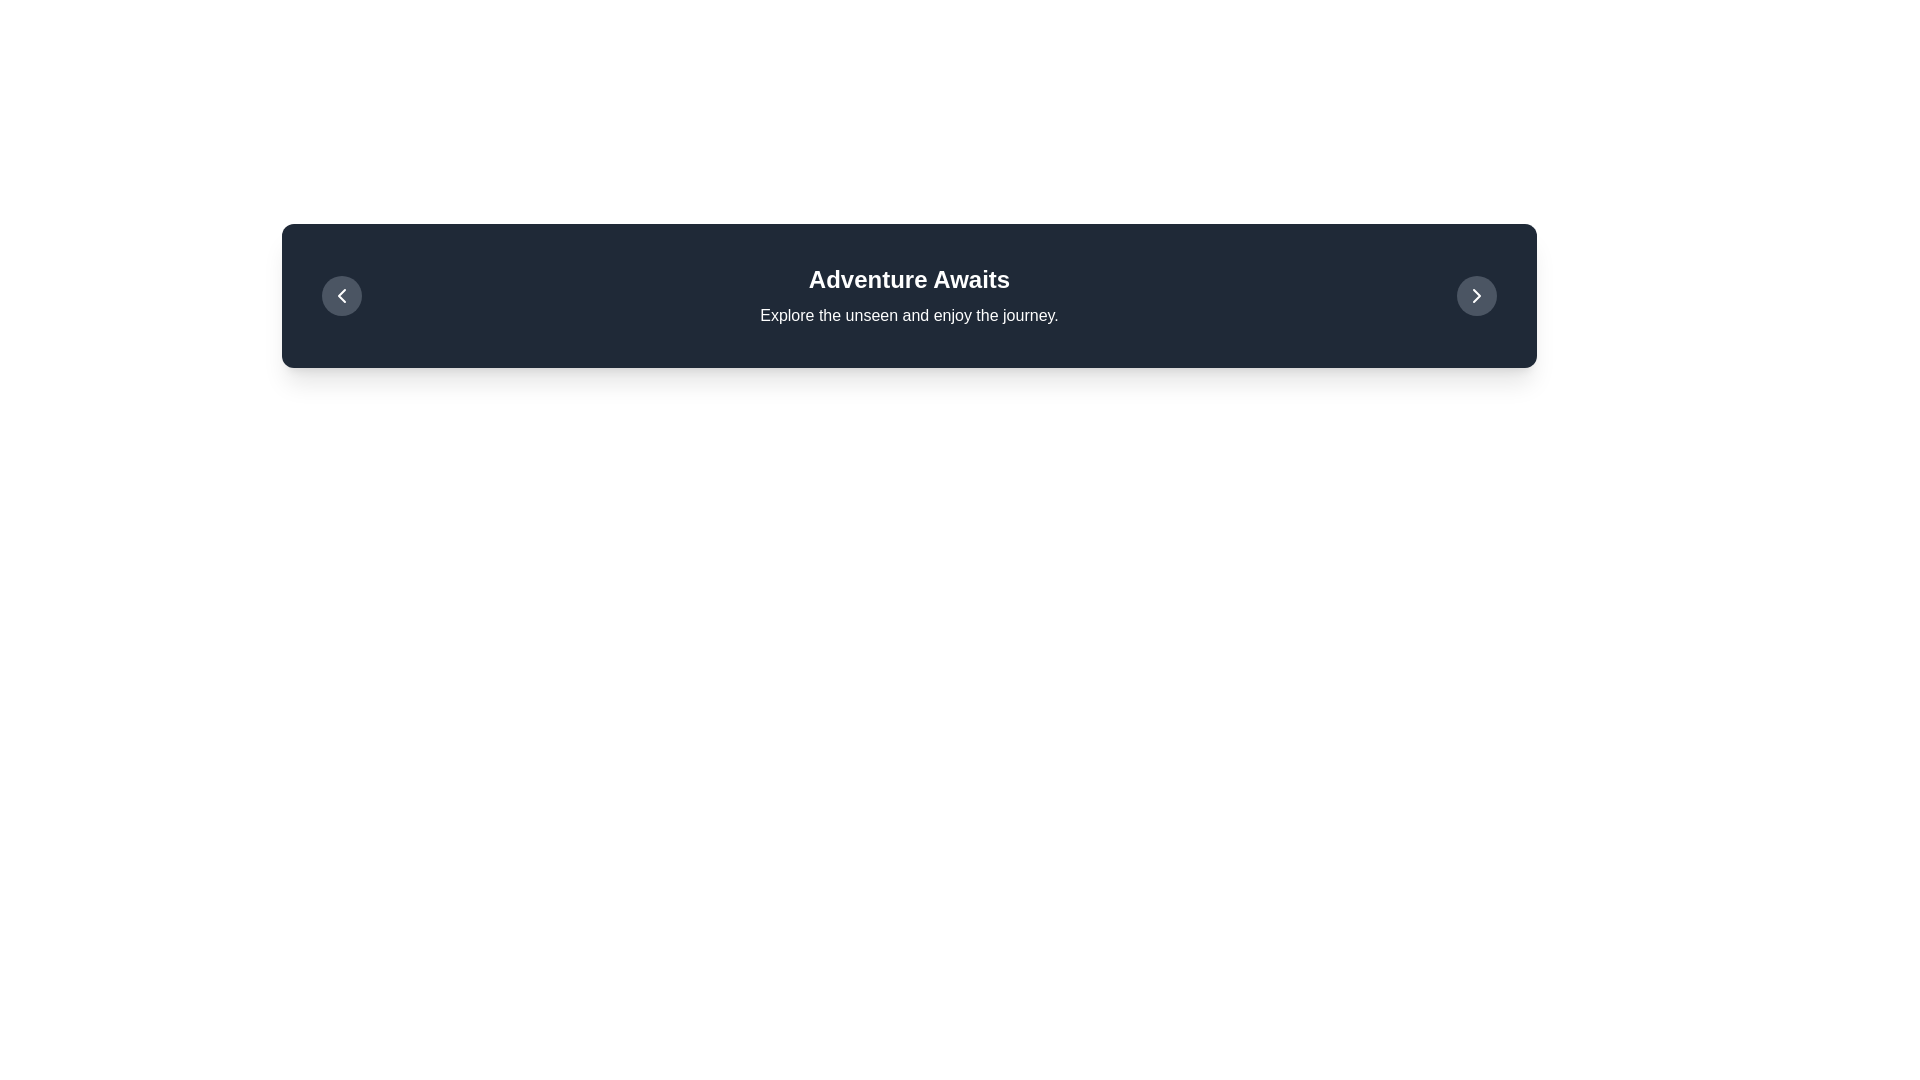 The width and height of the screenshot is (1920, 1080). Describe the element at coordinates (341, 296) in the screenshot. I see `the circular button with a gray background and a left-facing chevron icon` at that location.